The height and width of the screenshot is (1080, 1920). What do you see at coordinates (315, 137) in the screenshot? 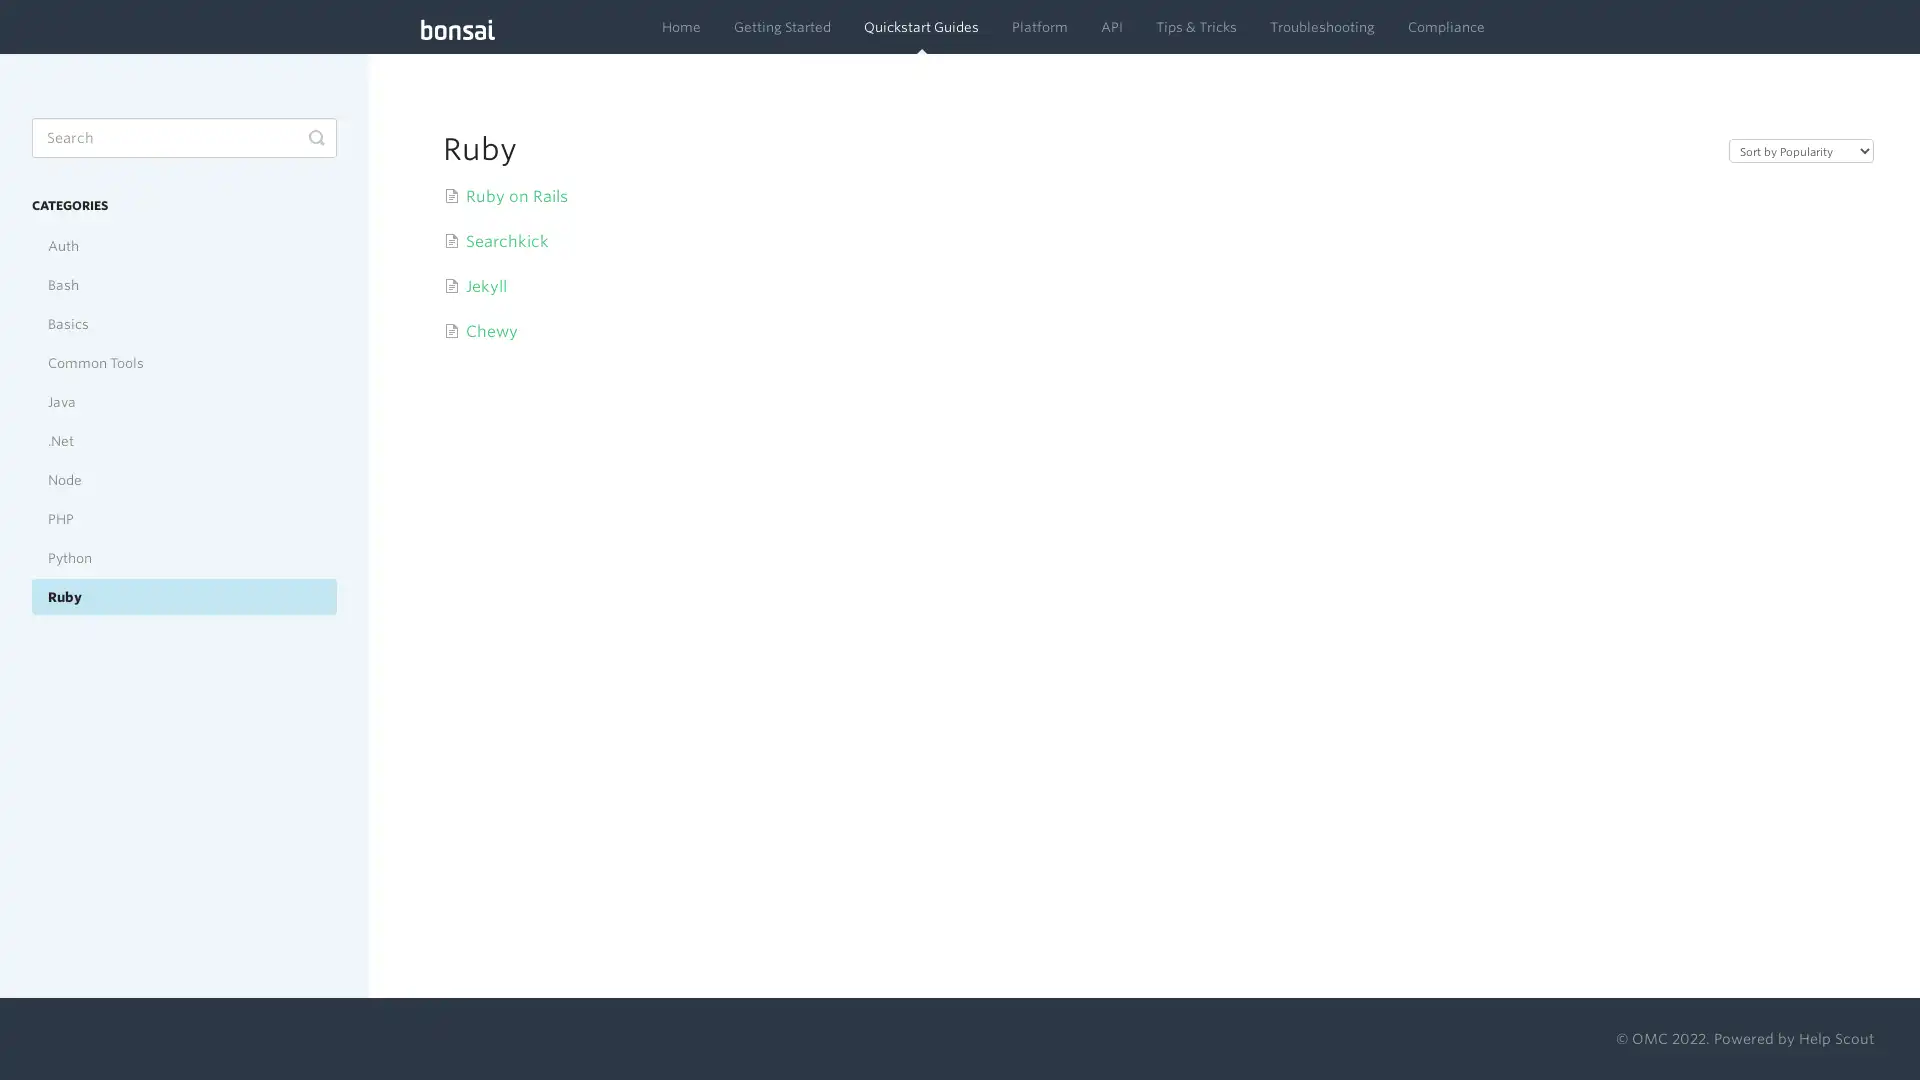
I see `Toggle Search` at bounding box center [315, 137].